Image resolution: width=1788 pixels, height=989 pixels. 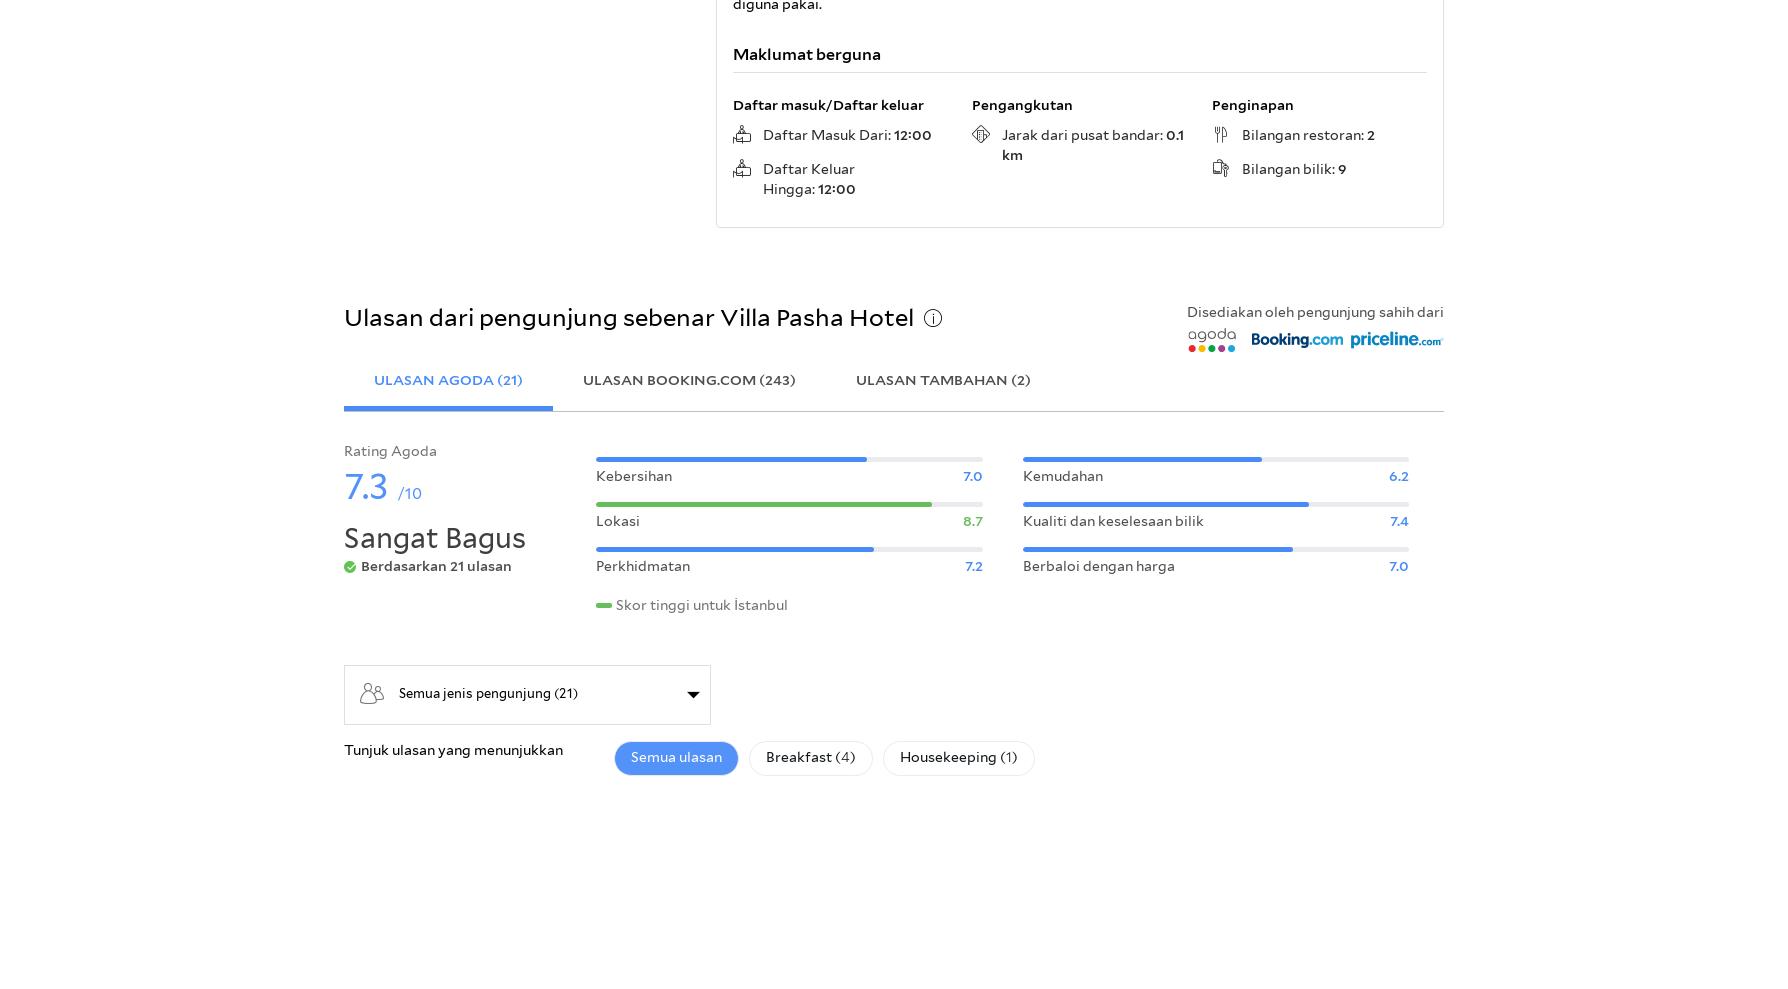 I want to click on 'Berdasarkan  21  ulasan', so click(x=435, y=564).